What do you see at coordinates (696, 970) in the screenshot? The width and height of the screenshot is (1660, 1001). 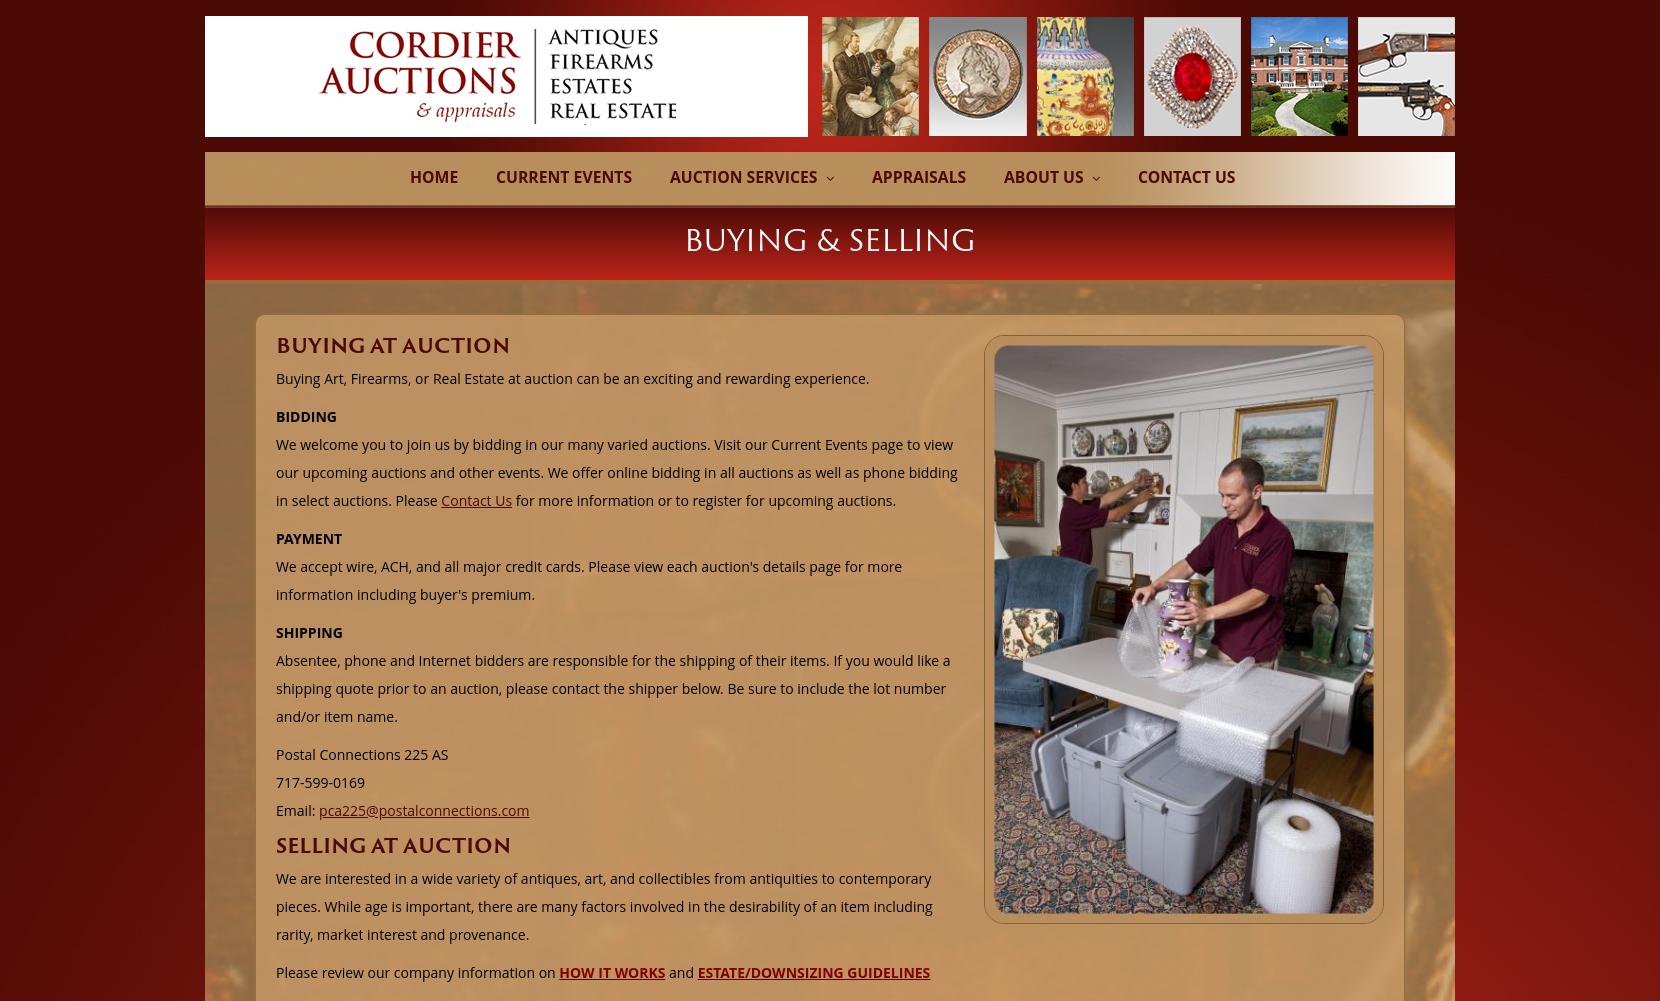 I see `'ESTATE/DOWNSIZING GUIDELINES'` at bounding box center [696, 970].